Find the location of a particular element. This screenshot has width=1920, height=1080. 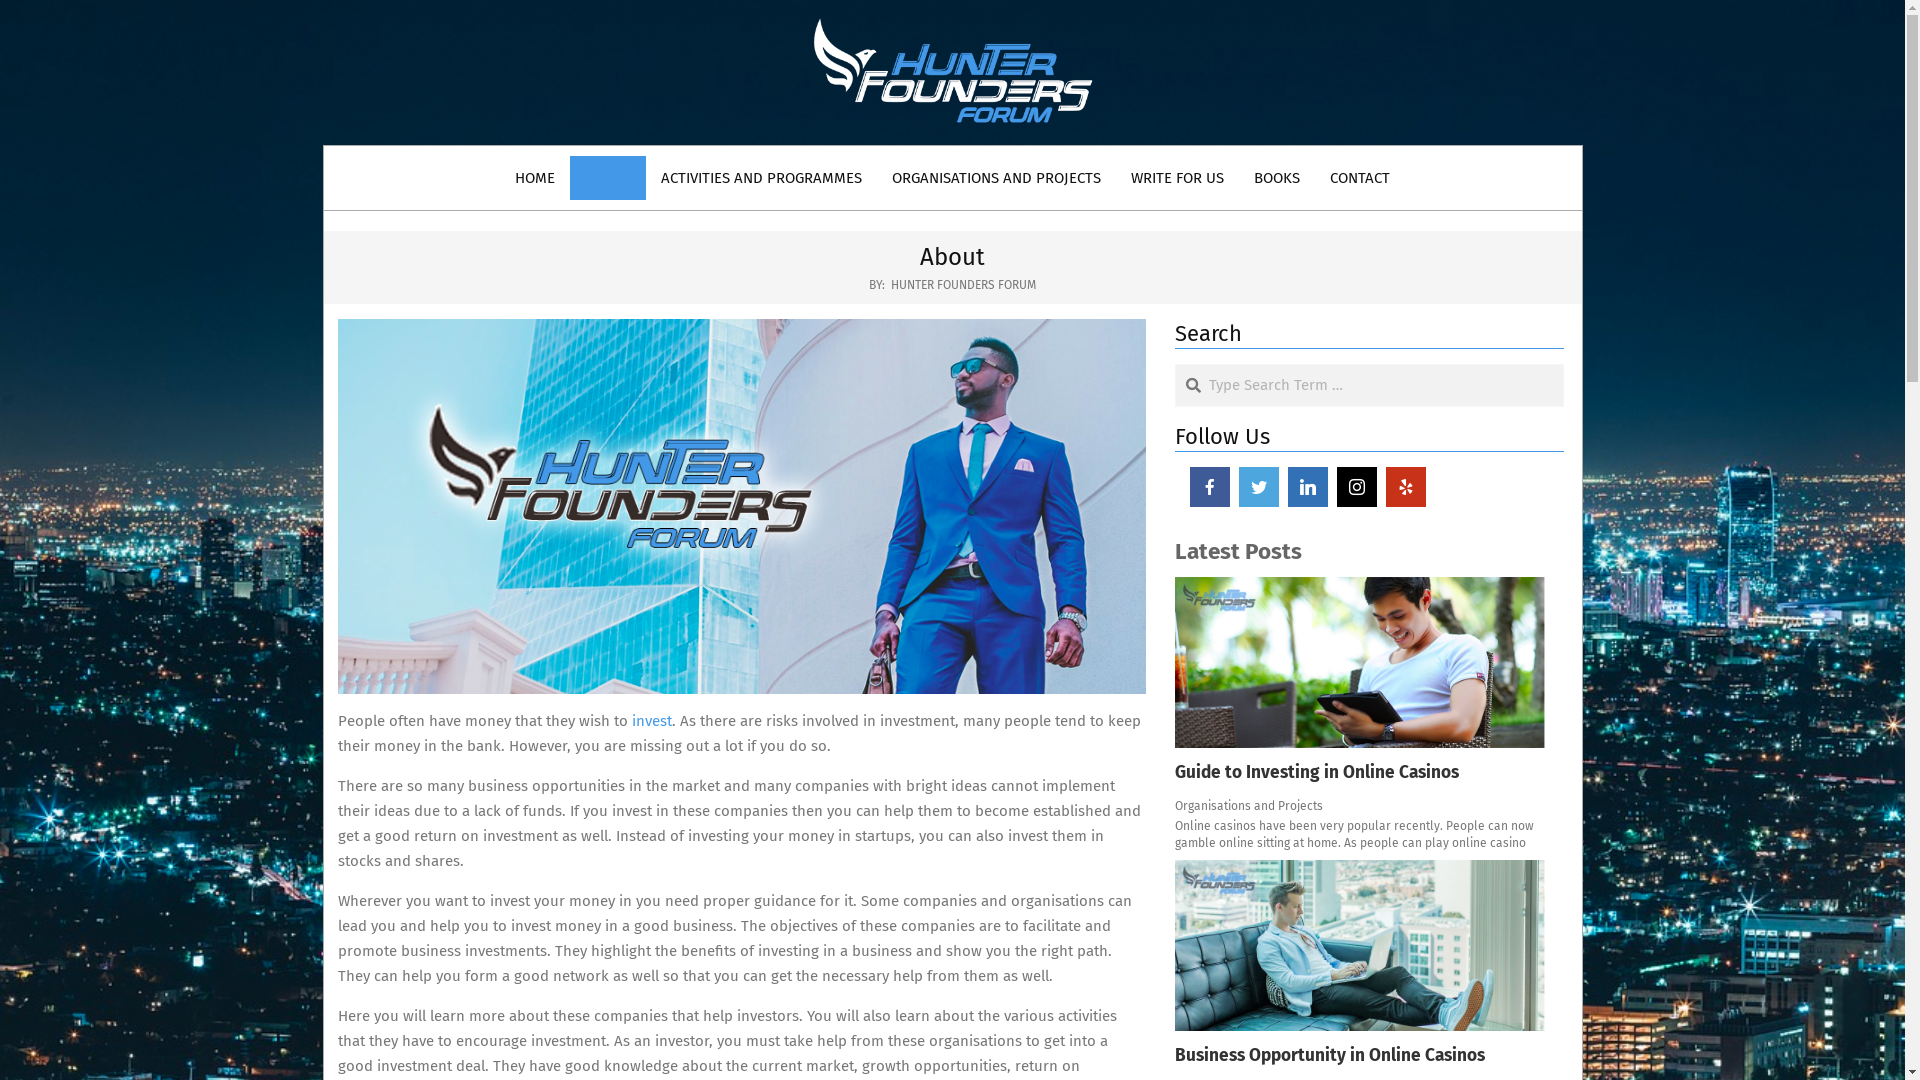

'ACTIVITIES AND PROGRAMMES' is located at coordinates (760, 176).